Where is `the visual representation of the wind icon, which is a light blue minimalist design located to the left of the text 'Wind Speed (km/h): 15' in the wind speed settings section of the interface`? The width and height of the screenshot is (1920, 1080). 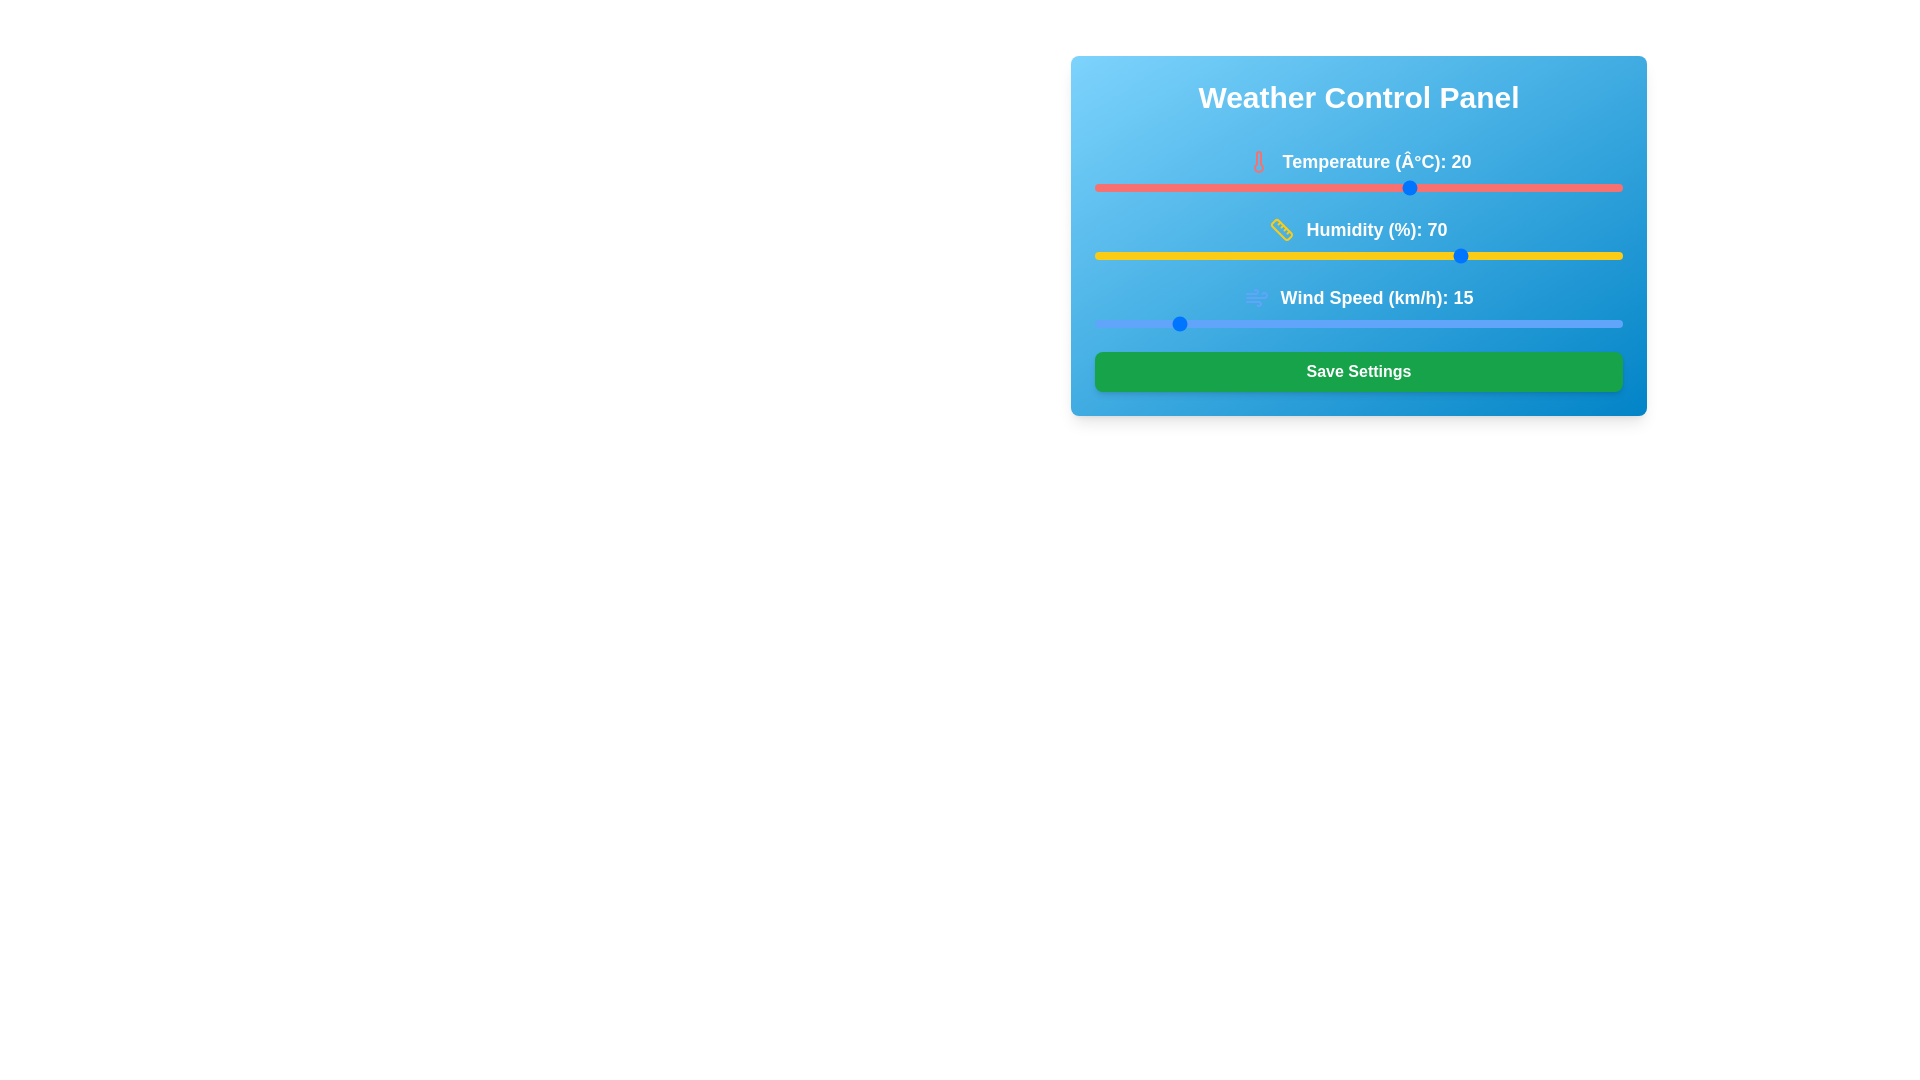
the visual representation of the wind icon, which is a light blue minimalist design located to the left of the text 'Wind Speed (km/h): 15' in the wind speed settings section of the interface is located at coordinates (1255, 297).